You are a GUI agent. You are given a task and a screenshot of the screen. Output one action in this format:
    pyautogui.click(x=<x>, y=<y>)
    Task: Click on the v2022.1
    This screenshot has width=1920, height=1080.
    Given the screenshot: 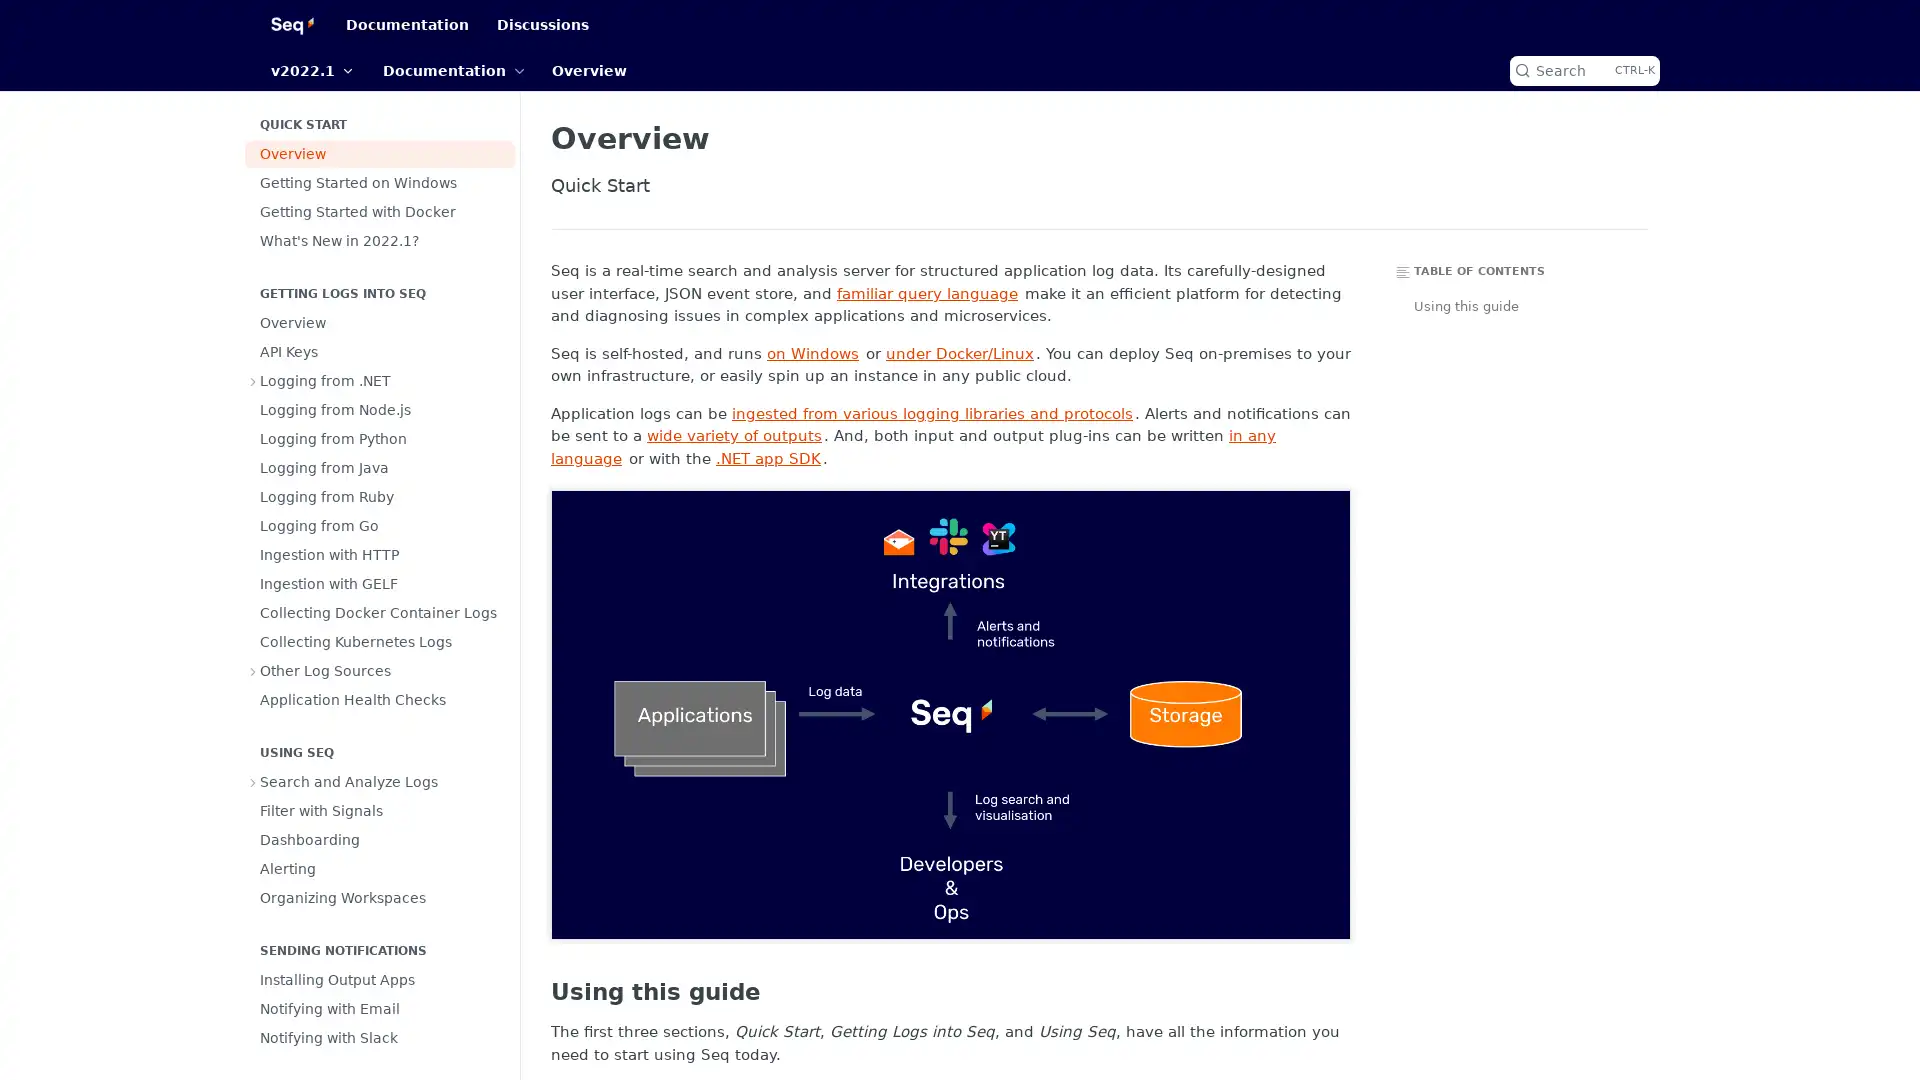 What is the action you would take?
    pyautogui.click(x=311, y=69)
    